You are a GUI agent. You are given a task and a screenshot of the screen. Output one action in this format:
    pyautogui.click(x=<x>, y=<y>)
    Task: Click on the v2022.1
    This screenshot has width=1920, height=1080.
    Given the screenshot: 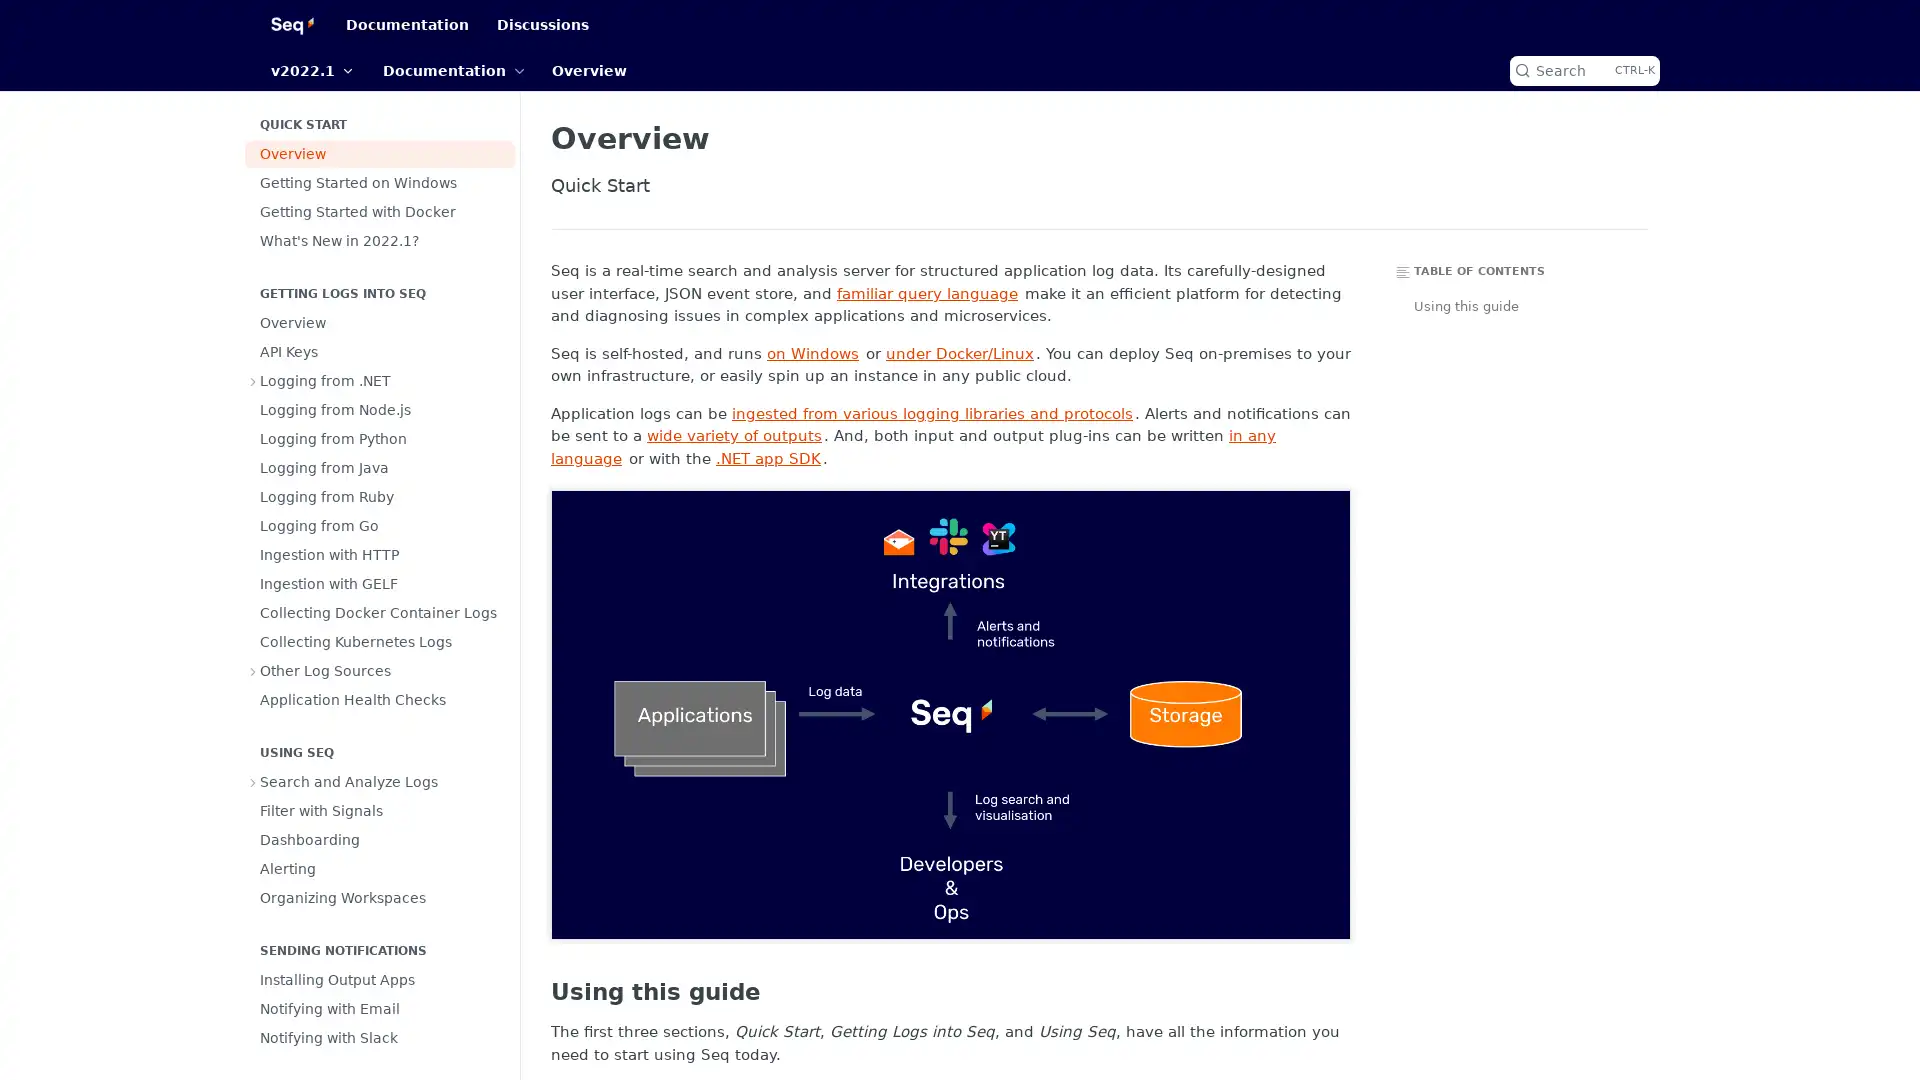 What is the action you would take?
    pyautogui.click(x=311, y=69)
    